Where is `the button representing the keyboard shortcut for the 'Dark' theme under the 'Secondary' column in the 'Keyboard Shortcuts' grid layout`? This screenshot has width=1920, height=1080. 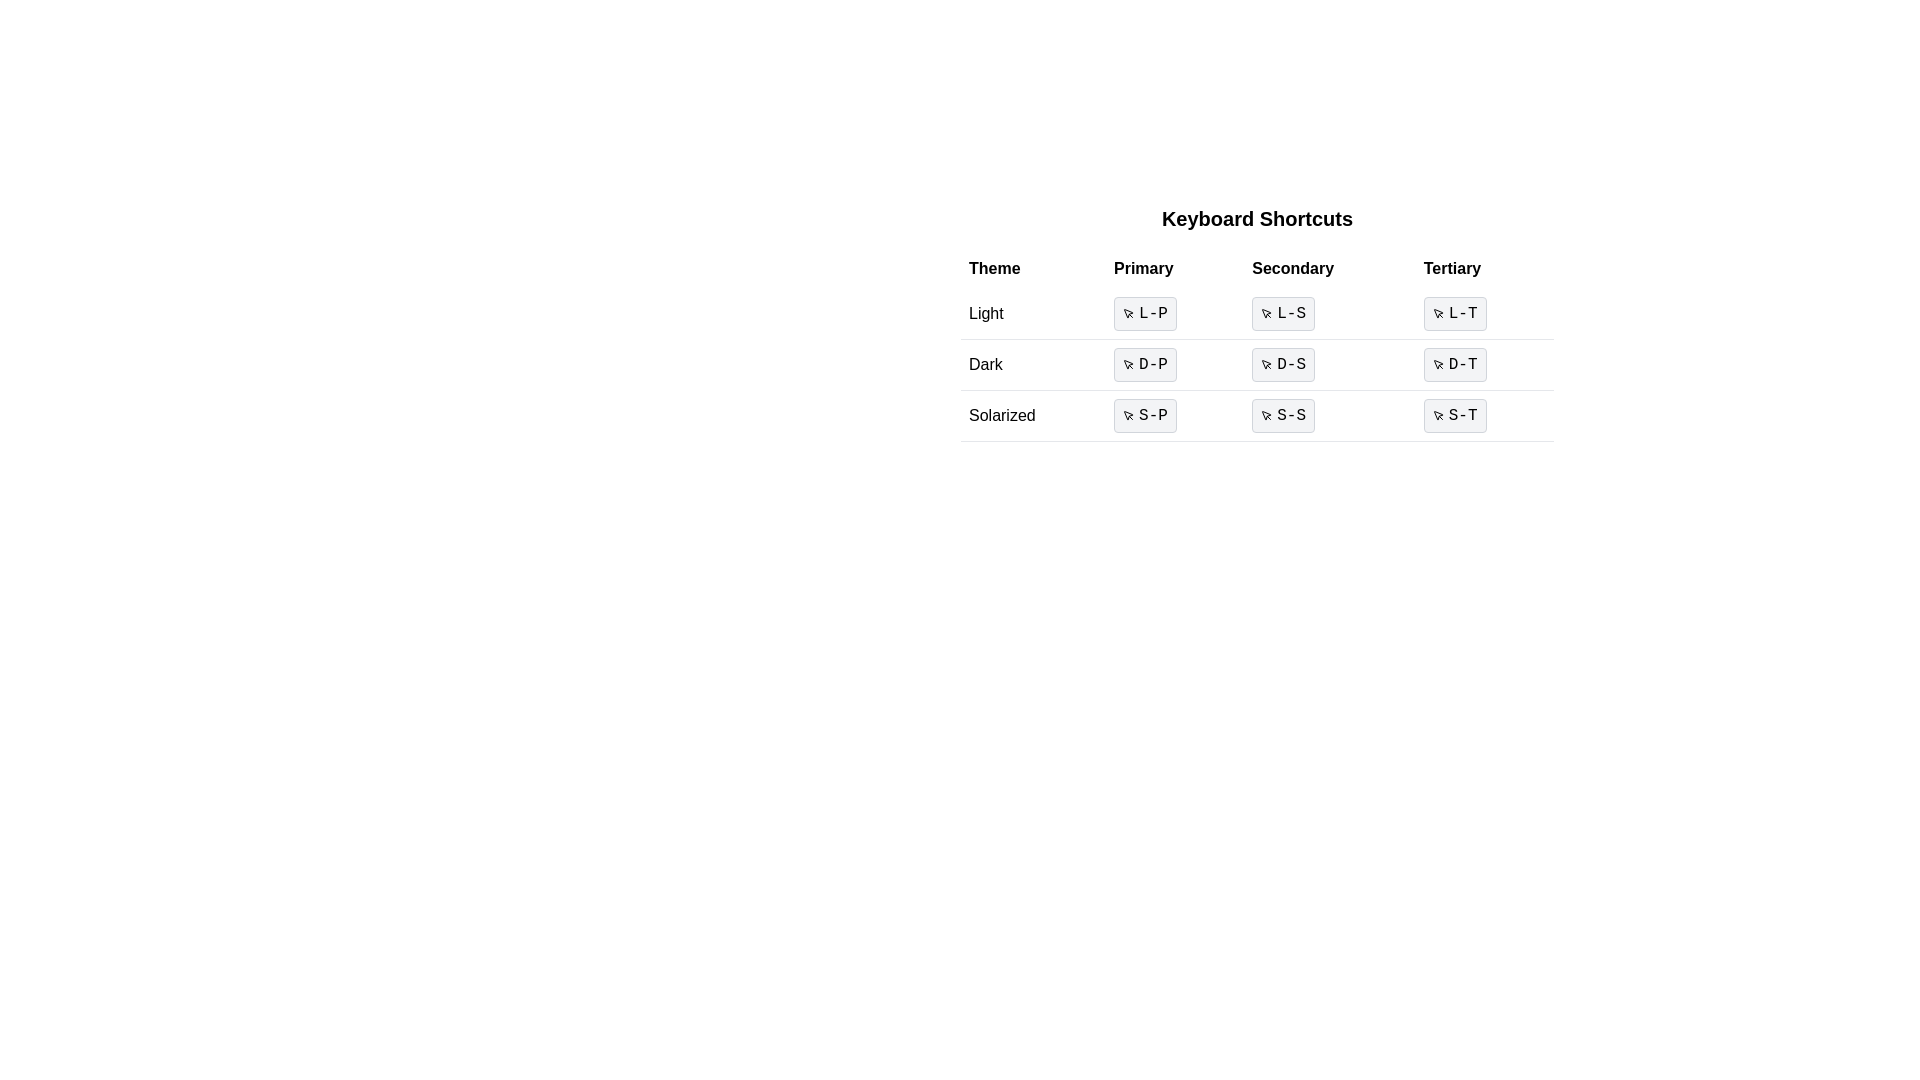 the button representing the keyboard shortcut for the 'Dark' theme under the 'Secondary' column in the 'Keyboard Shortcuts' grid layout is located at coordinates (1283, 365).